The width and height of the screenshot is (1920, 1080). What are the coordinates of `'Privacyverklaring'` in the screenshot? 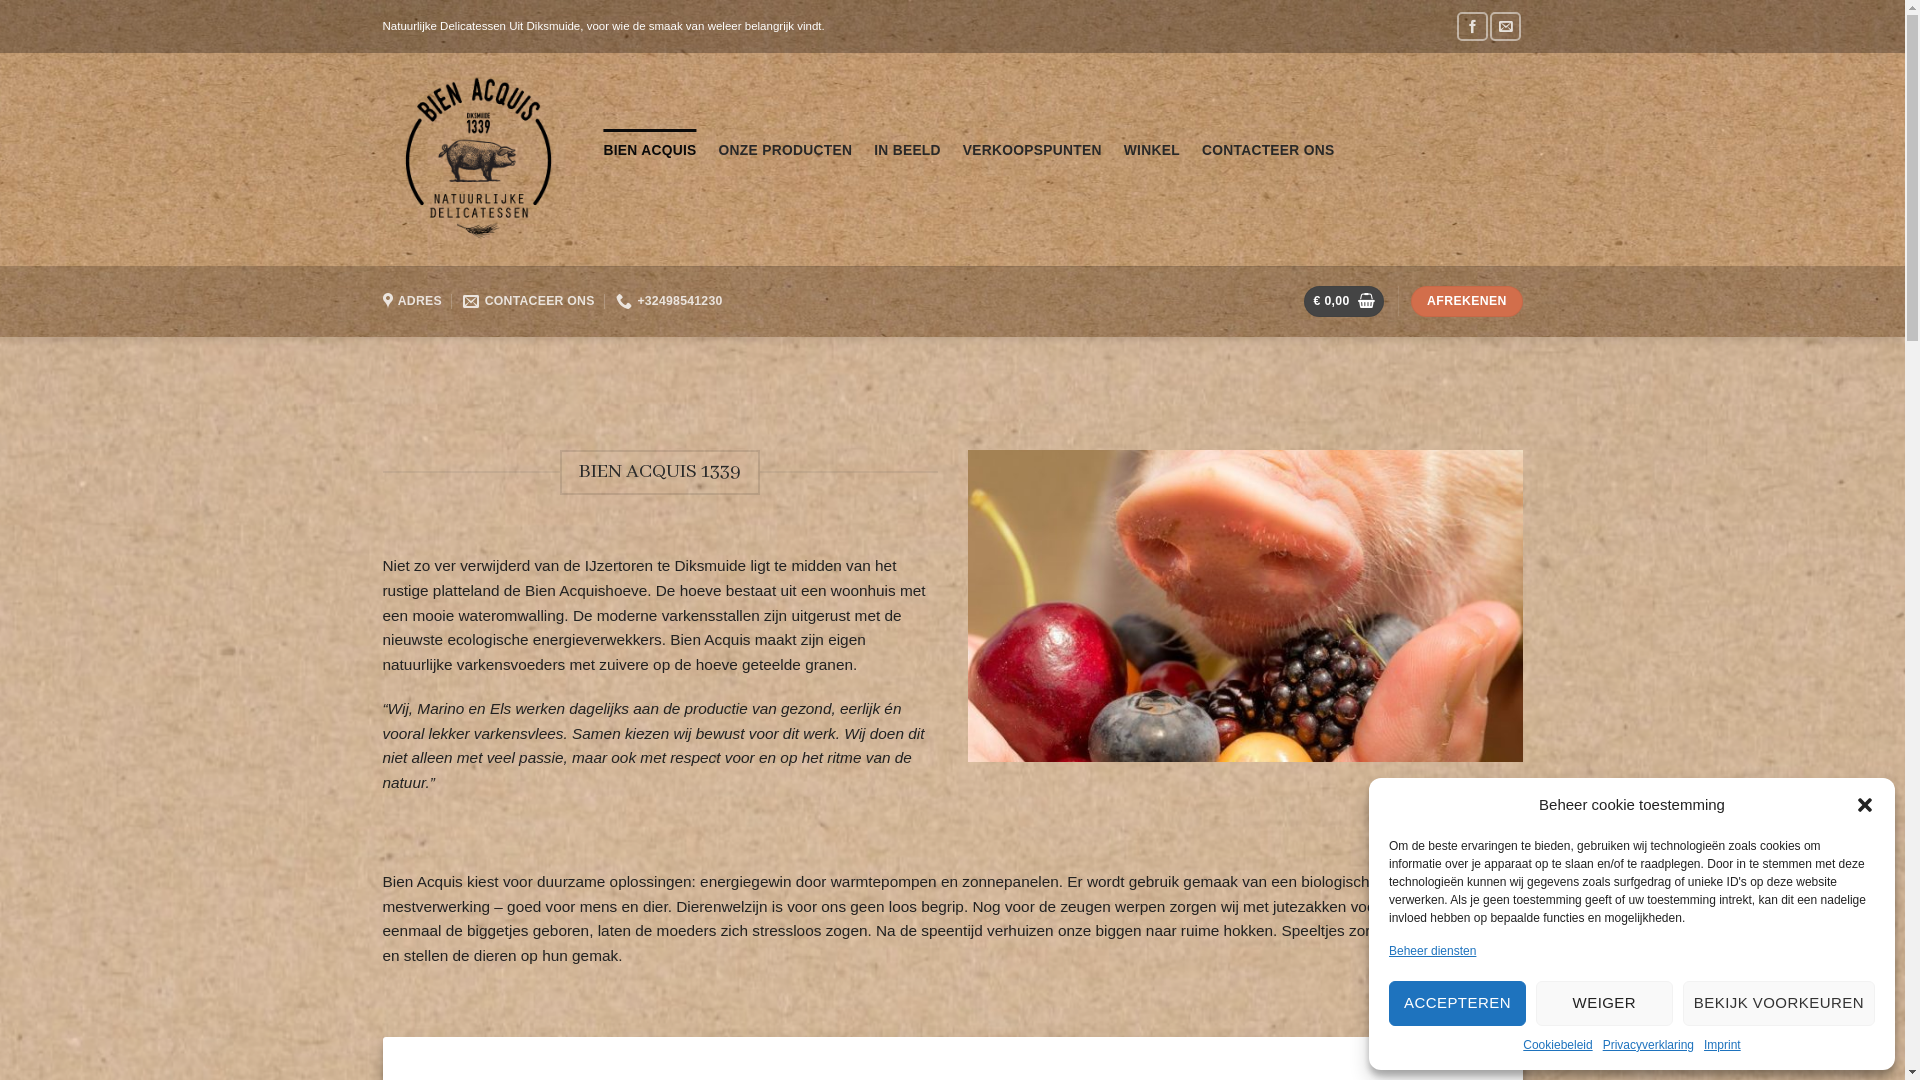 It's located at (1648, 1044).